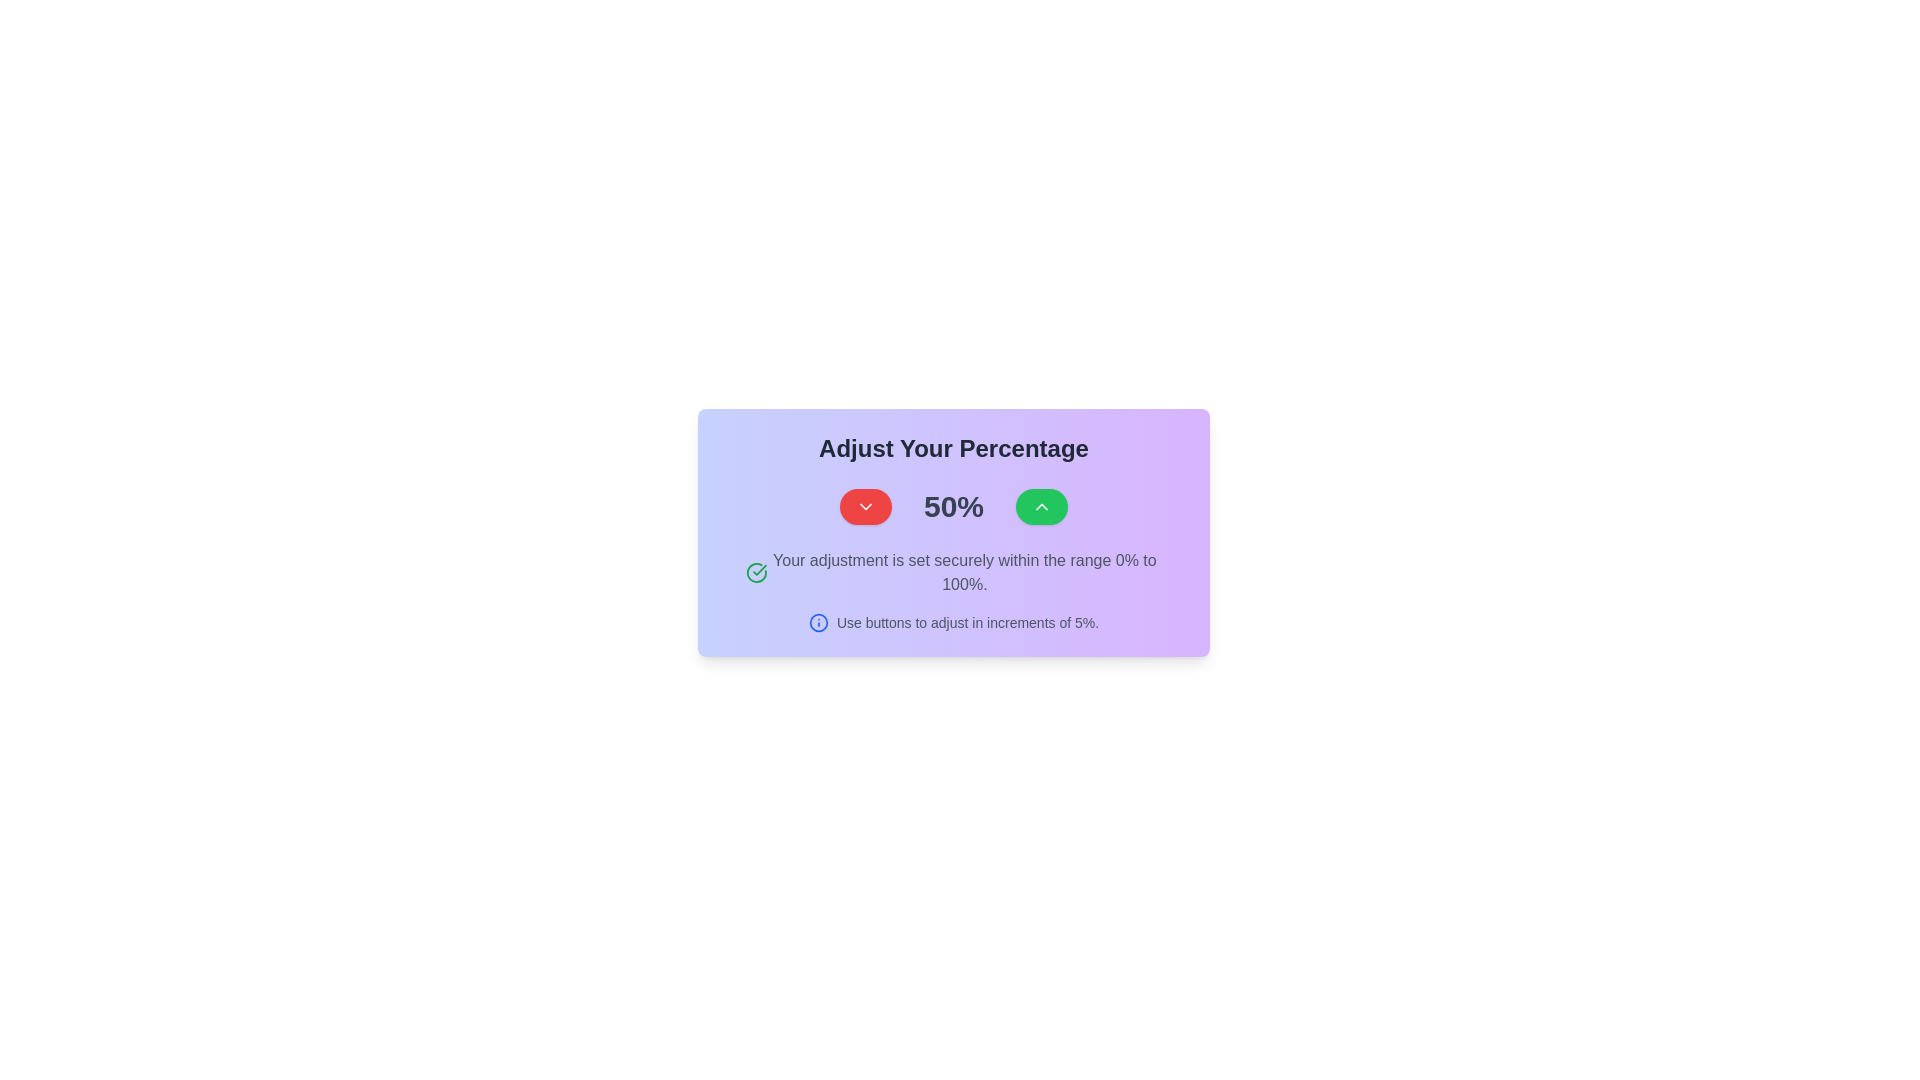 The width and height of the screenshot is (1920, 1080). I want to click on the central text display element that shows '50%' in bold, large dark gray text, located between a red decrement button and a green increment button, so click(953, 505).